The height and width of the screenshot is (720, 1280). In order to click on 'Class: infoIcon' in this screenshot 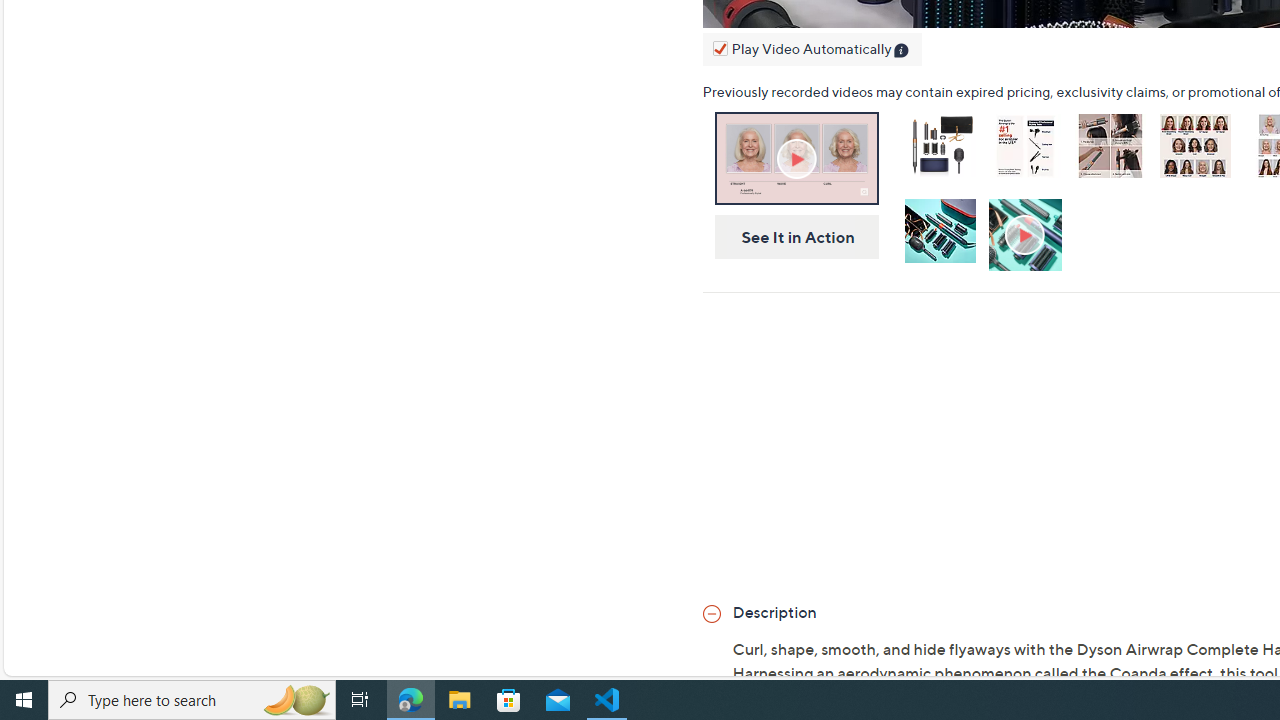, I will do `click(902, 51)`.